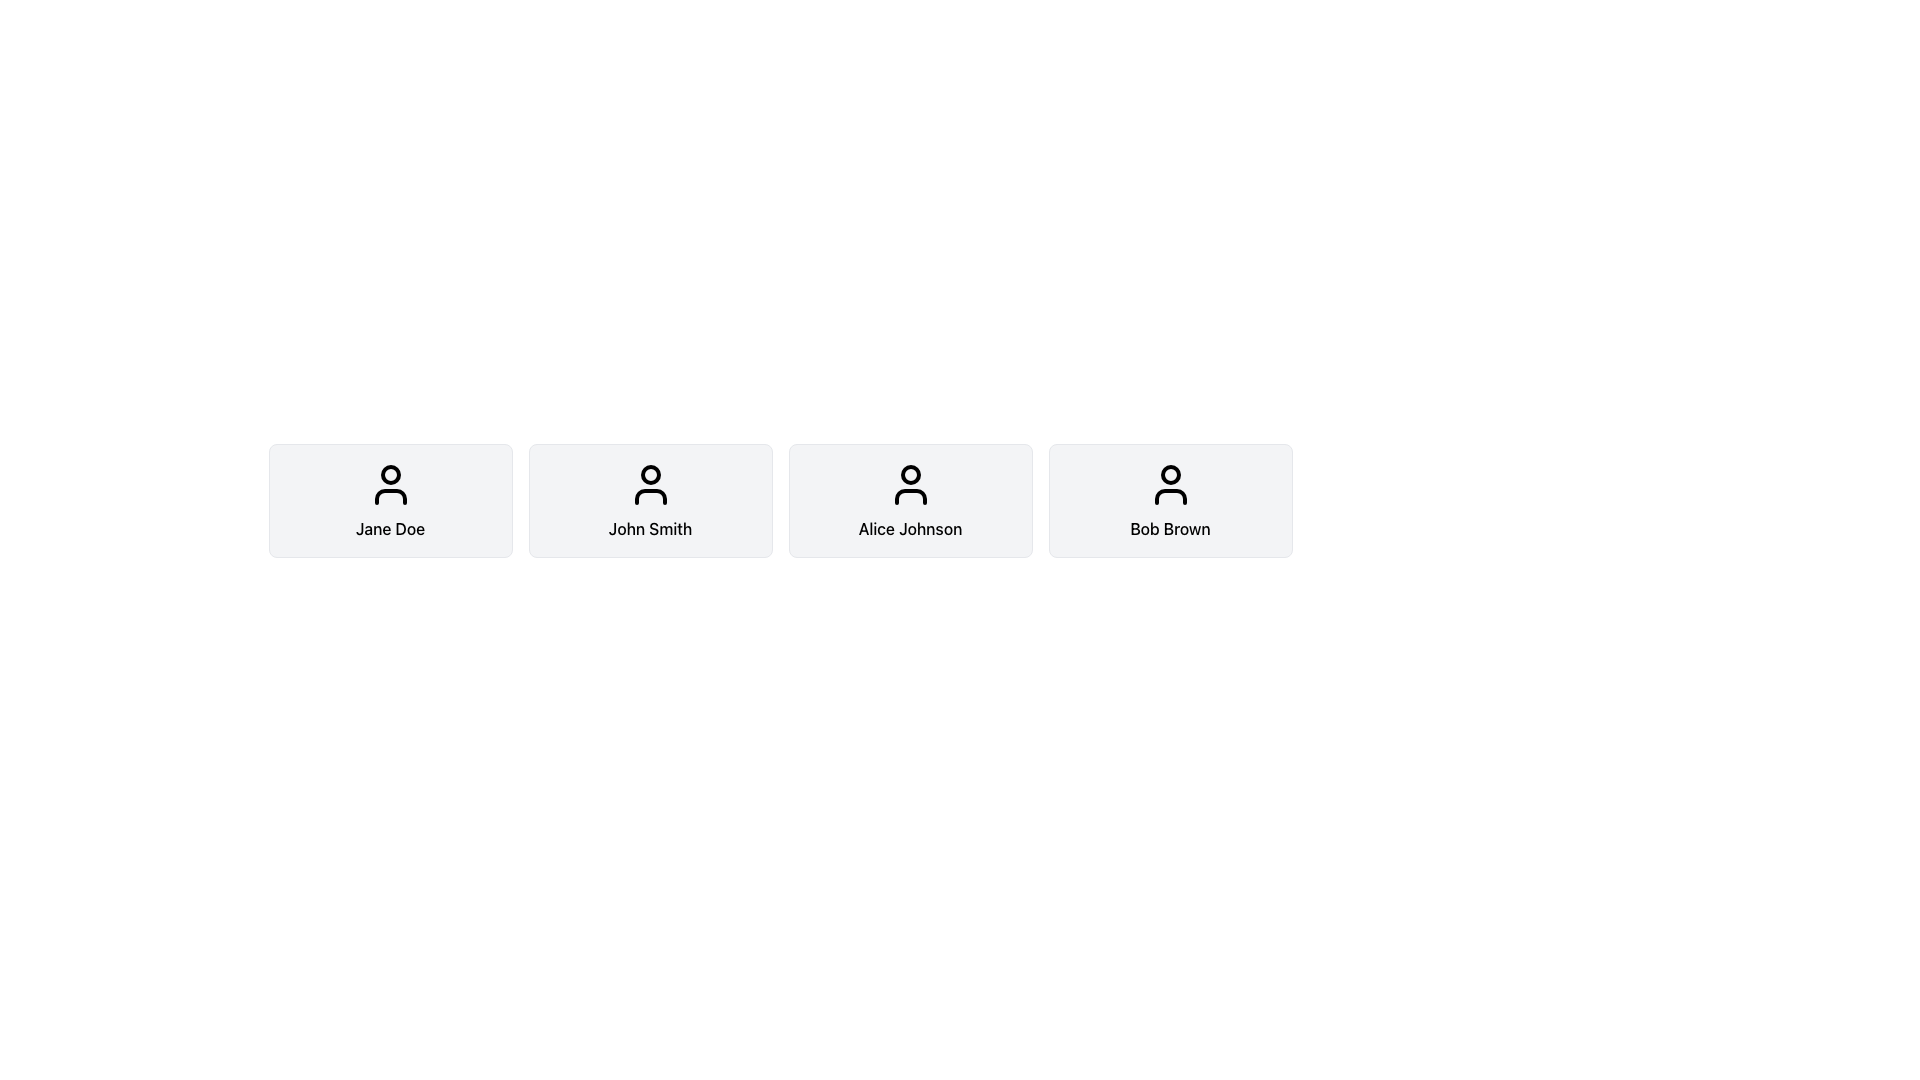 The image size is (1920, 1080). Describe the element at coordinates (1170, 500) in the screenshot. I see `the Profile Card for user 'Bob Brown', which is the fourth card from the left in a horizontal list of similar elements` at that location.